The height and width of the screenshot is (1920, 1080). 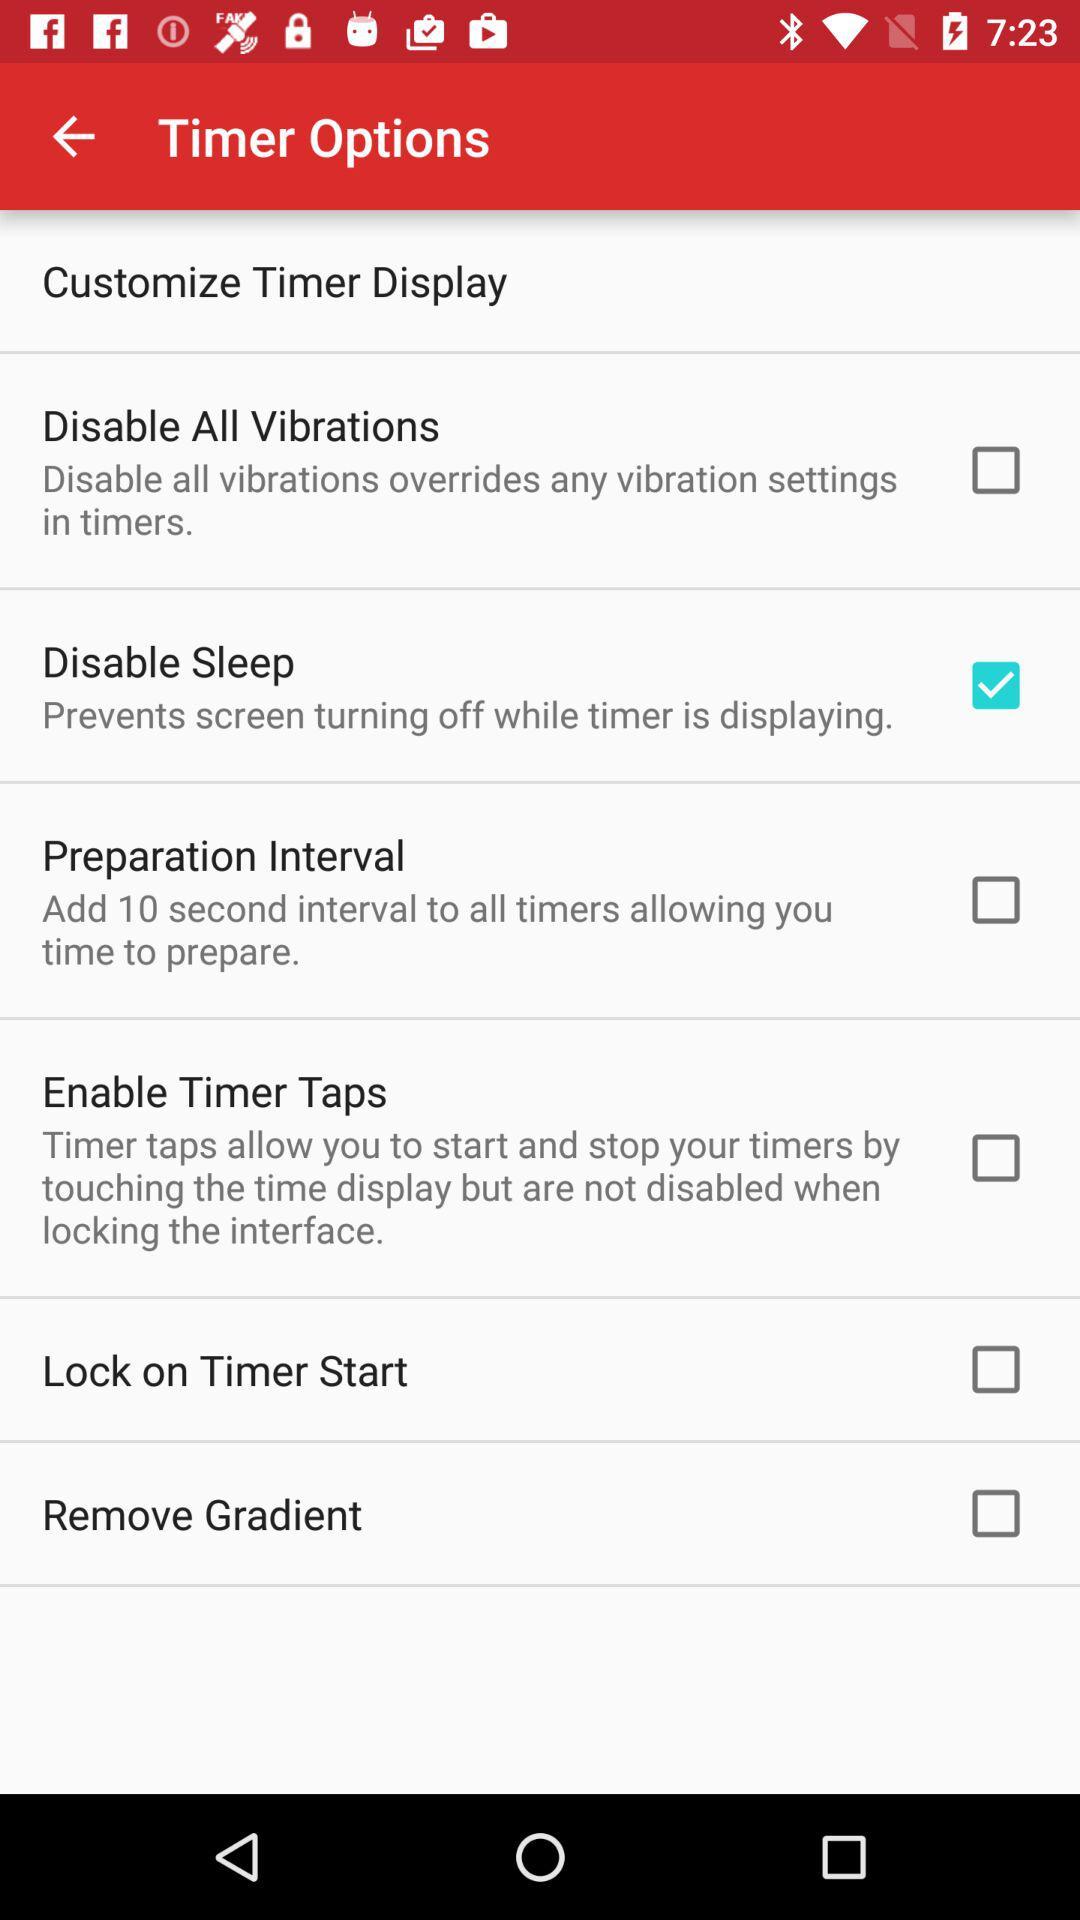 What do you see at coordinates (223, 854) in the screenshot?
I see `icon below prevents screen turning` at bounding box center [223, 854].